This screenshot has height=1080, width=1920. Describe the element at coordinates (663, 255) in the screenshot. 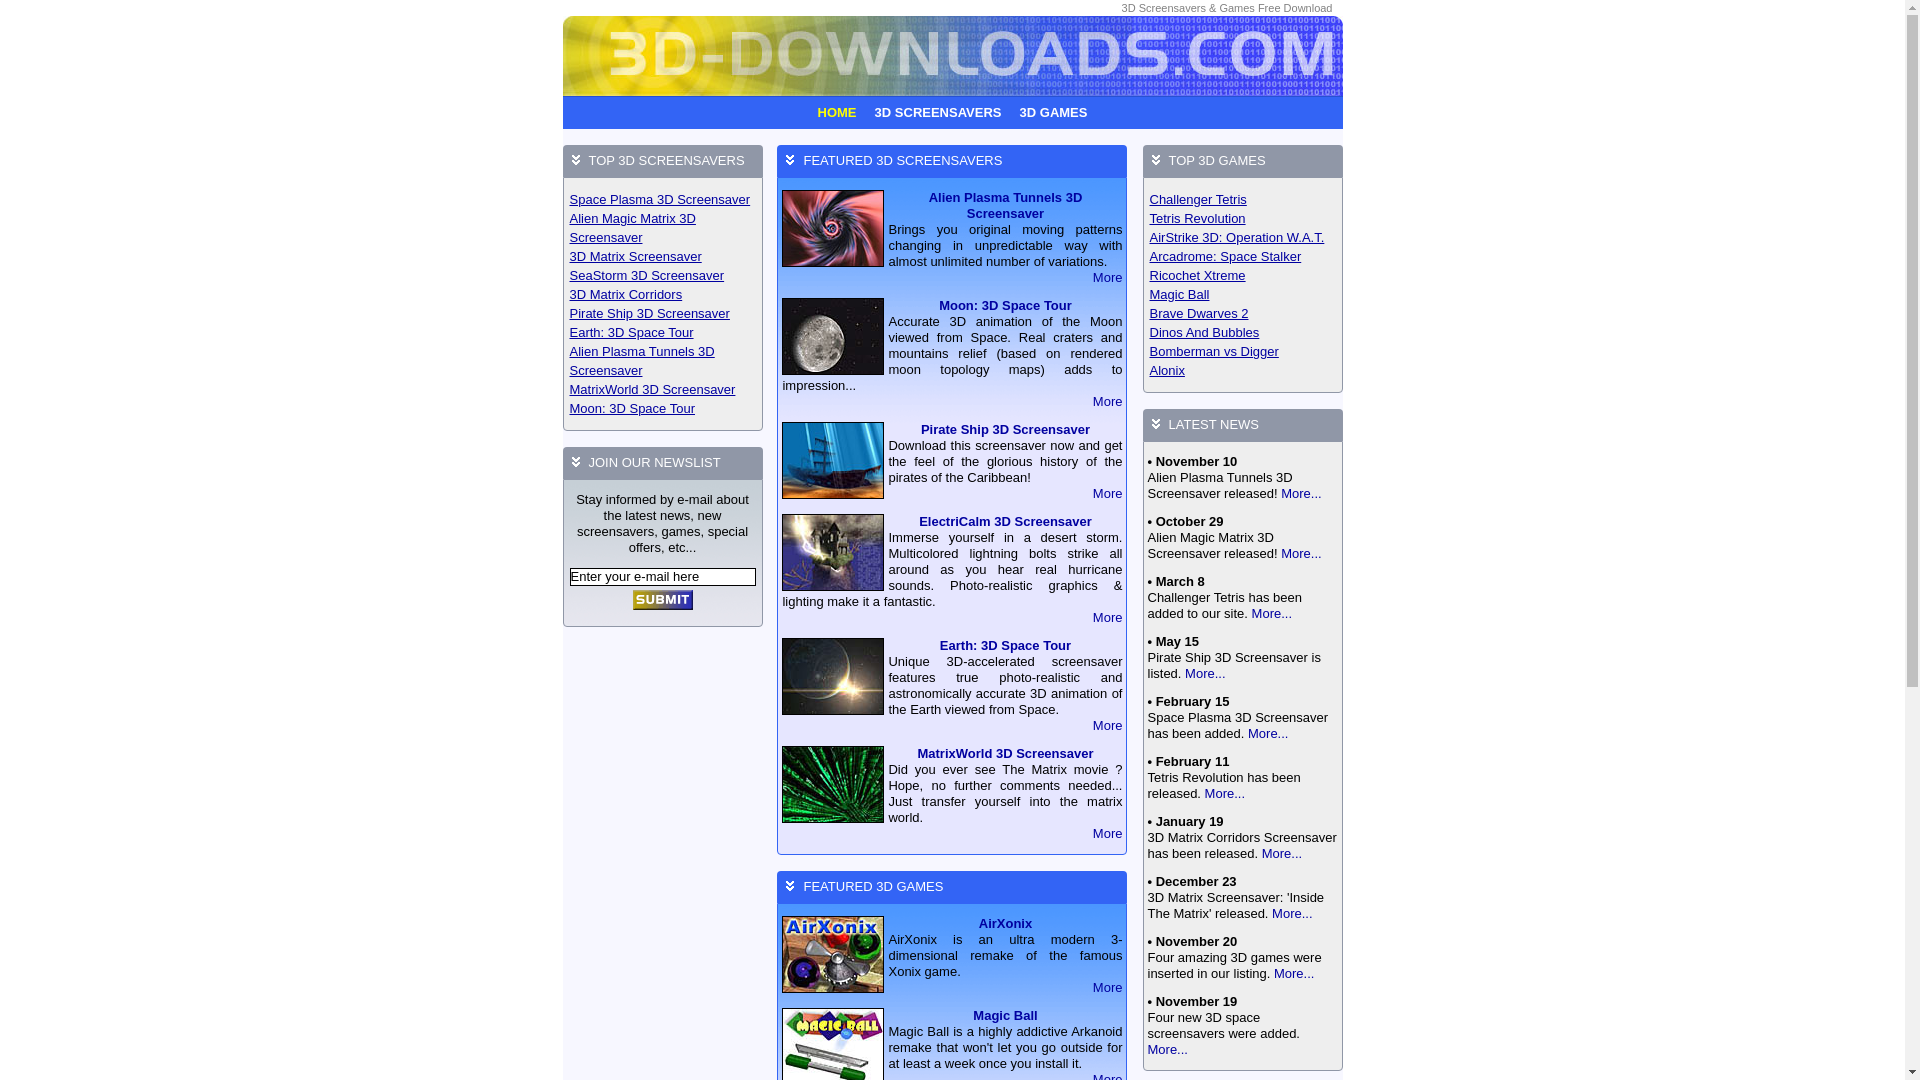

I see `'3D Matrix Screensaver'` at that location.